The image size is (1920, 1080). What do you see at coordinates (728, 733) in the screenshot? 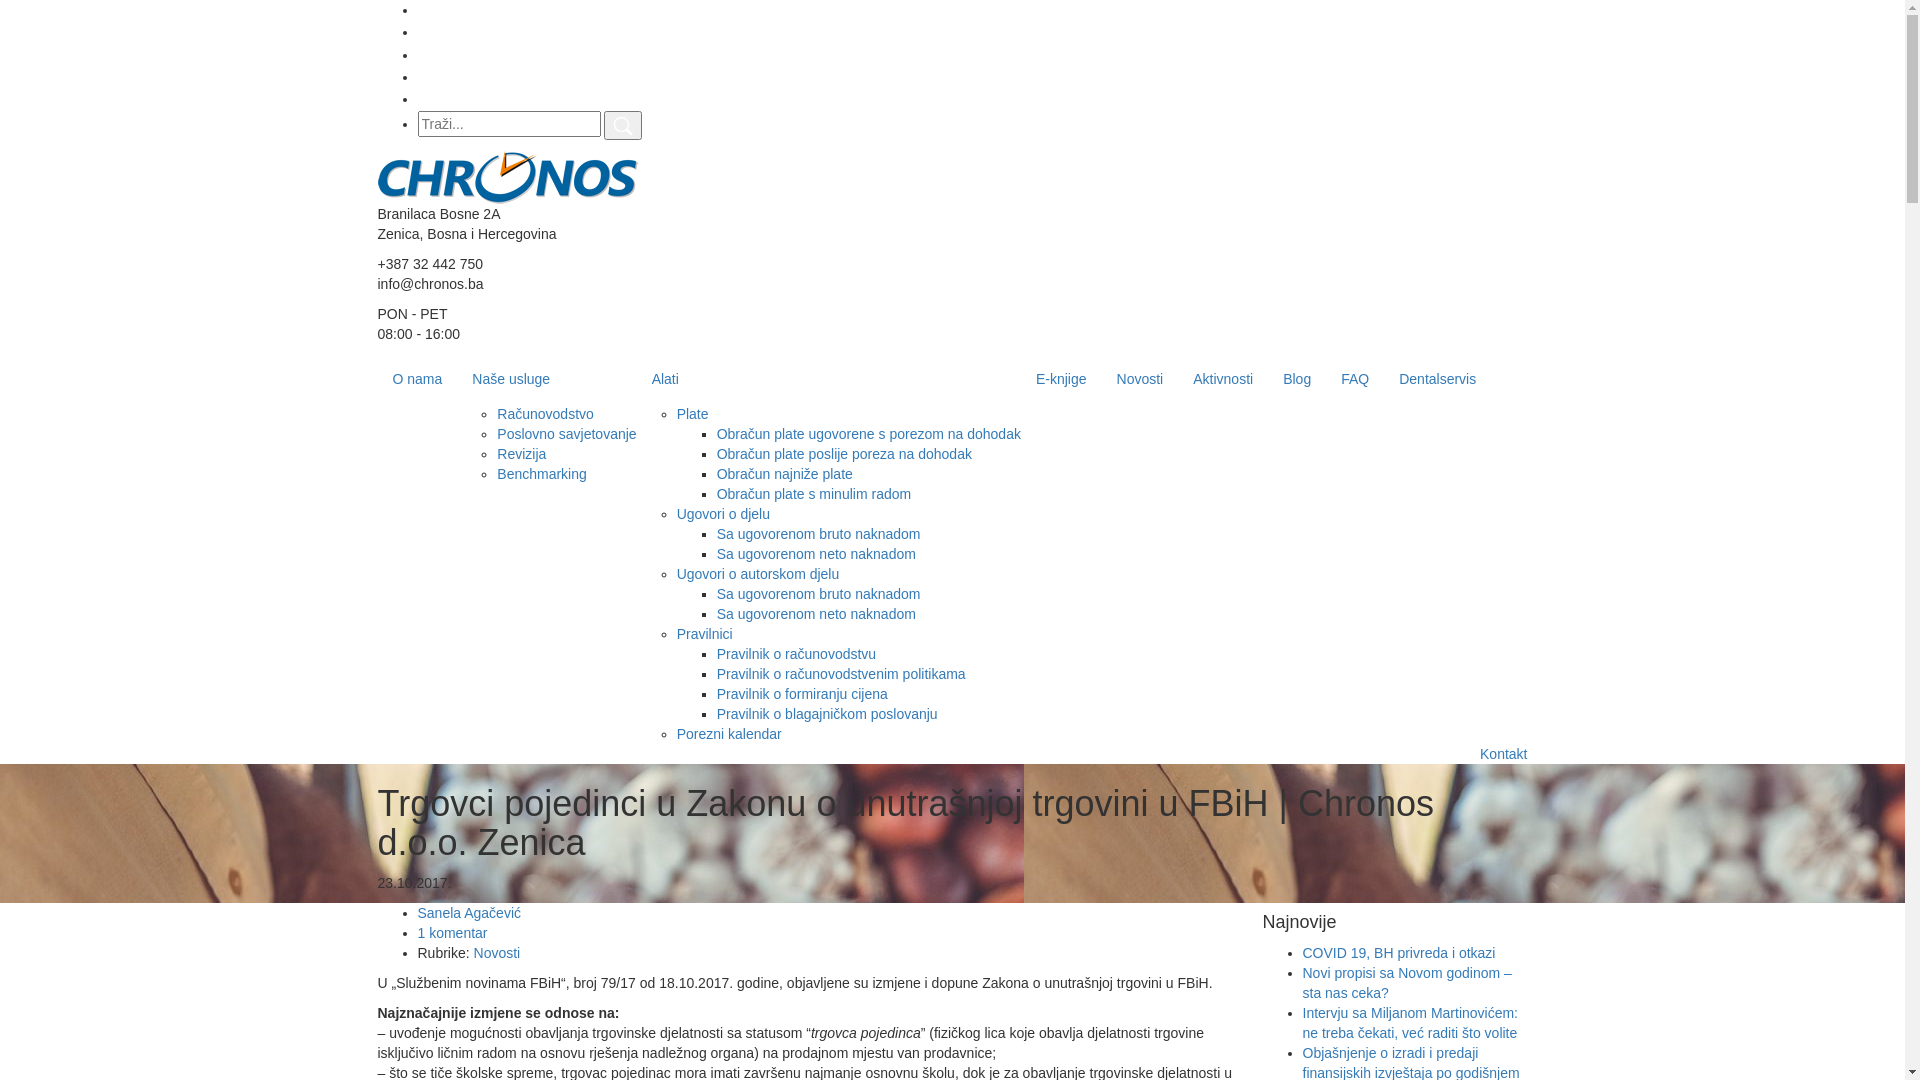
I see `'Porezni kalendar'` at bounding box center [728, 733].